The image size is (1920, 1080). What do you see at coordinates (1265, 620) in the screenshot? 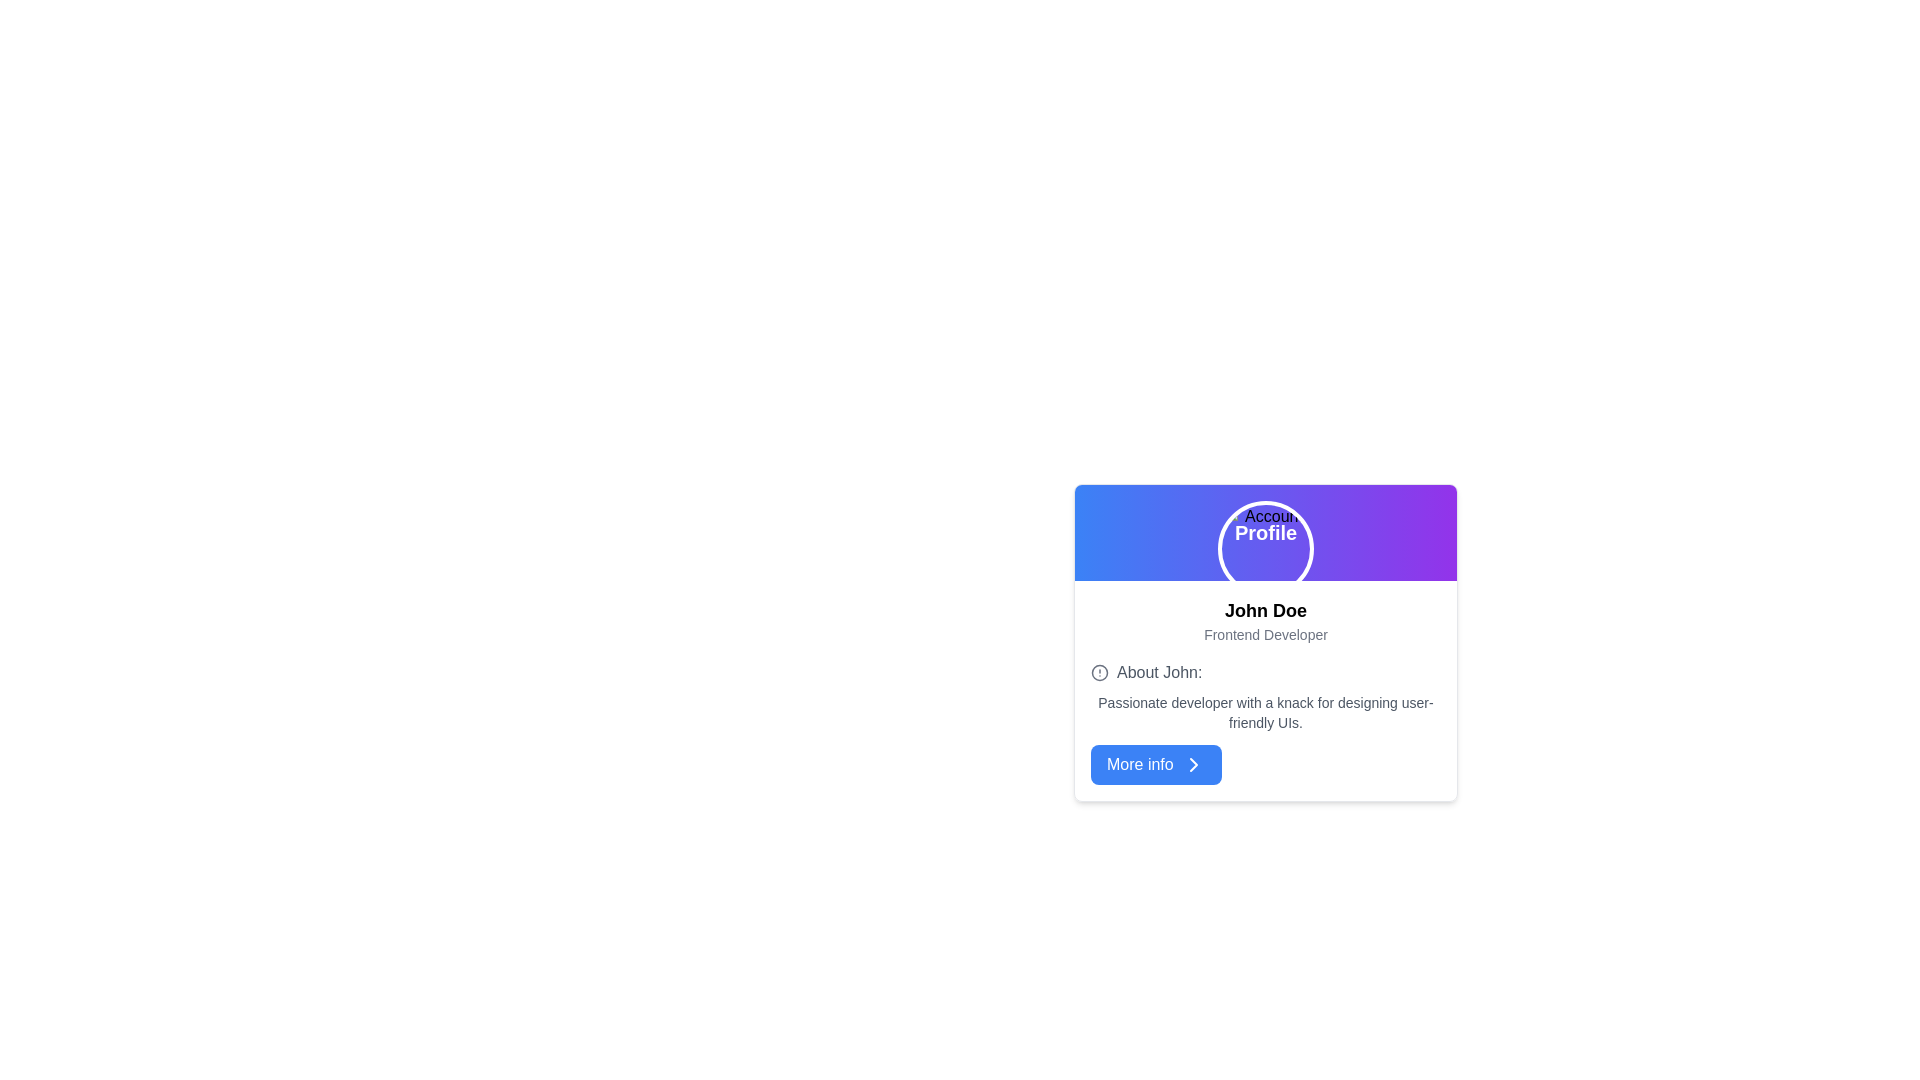
I see `the text display block containing the name 'John Doe' and the title 'Frontend Developer', which is visually centered inside a card-like component in the profile section` at bounding box center [1265, 620].